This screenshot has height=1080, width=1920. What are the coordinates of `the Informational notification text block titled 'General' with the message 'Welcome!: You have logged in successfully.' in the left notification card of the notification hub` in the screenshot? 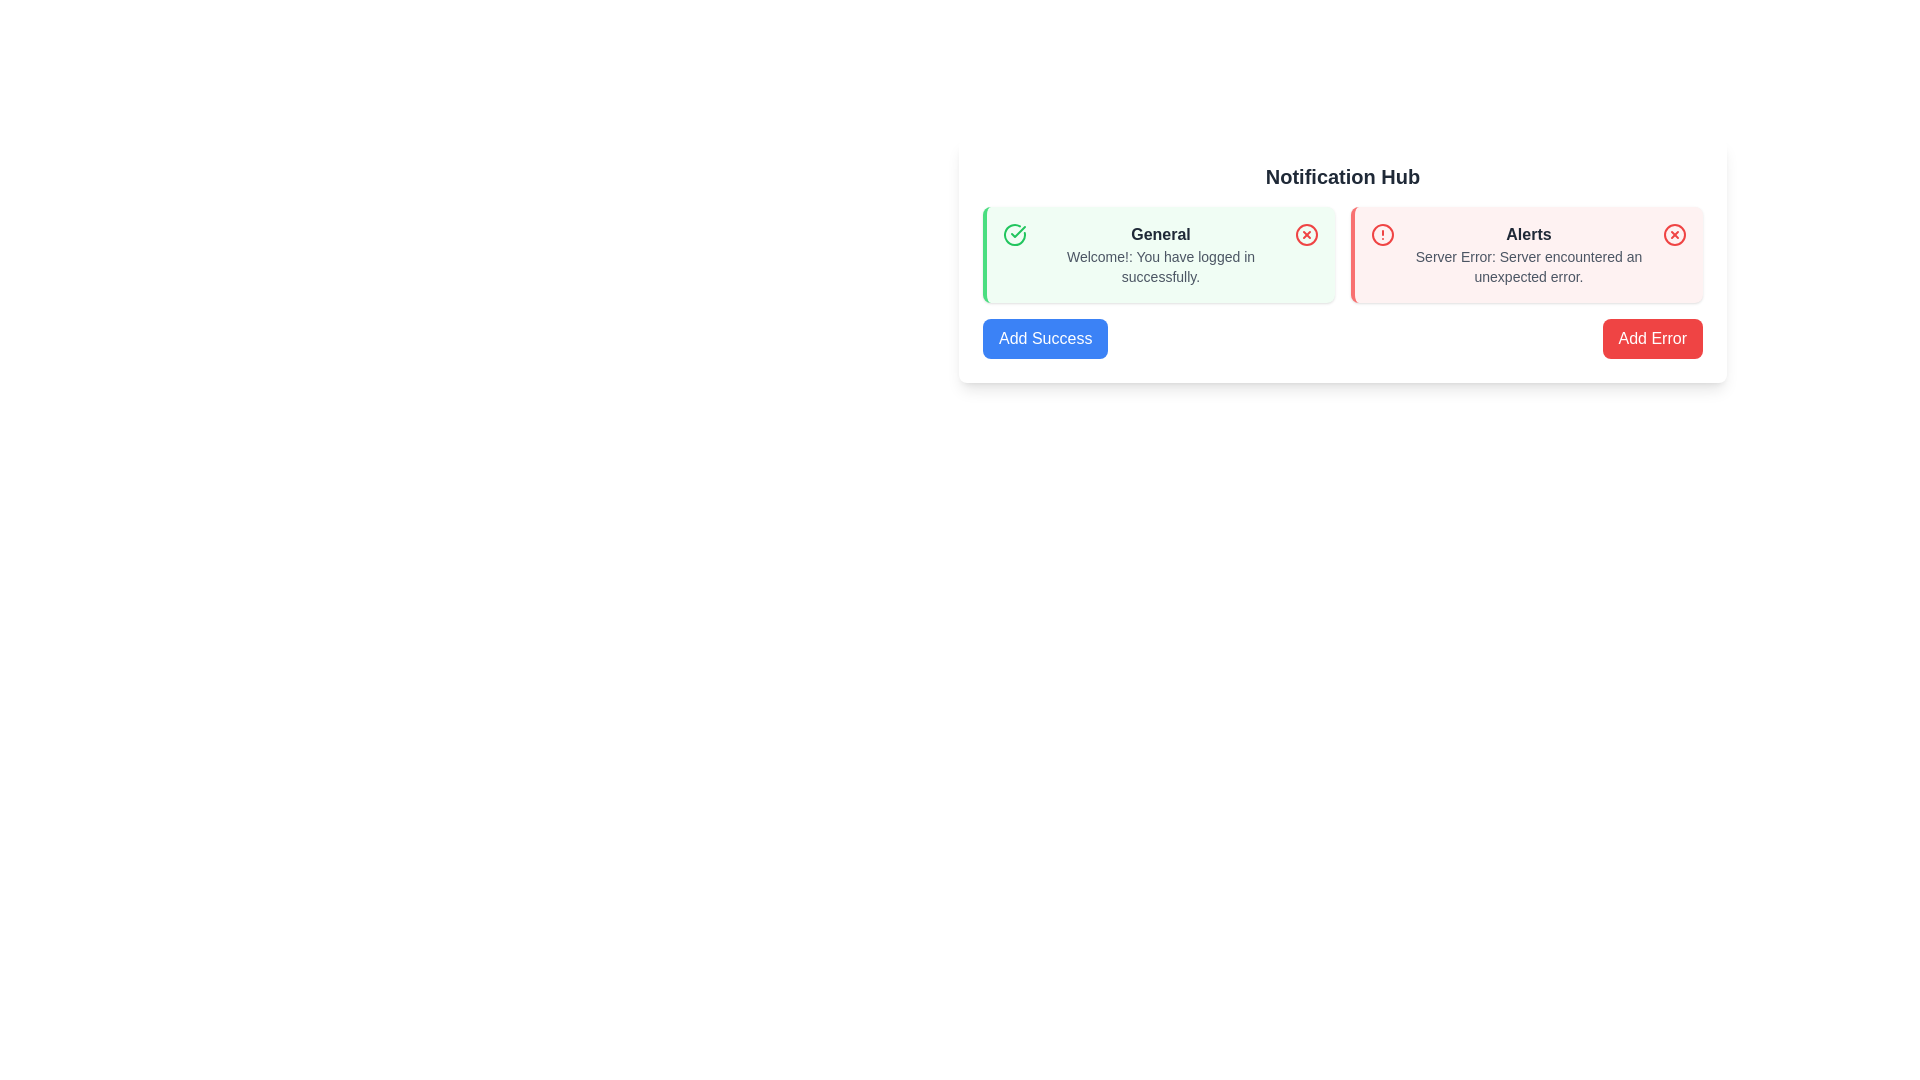 It's located at (1161, 253).